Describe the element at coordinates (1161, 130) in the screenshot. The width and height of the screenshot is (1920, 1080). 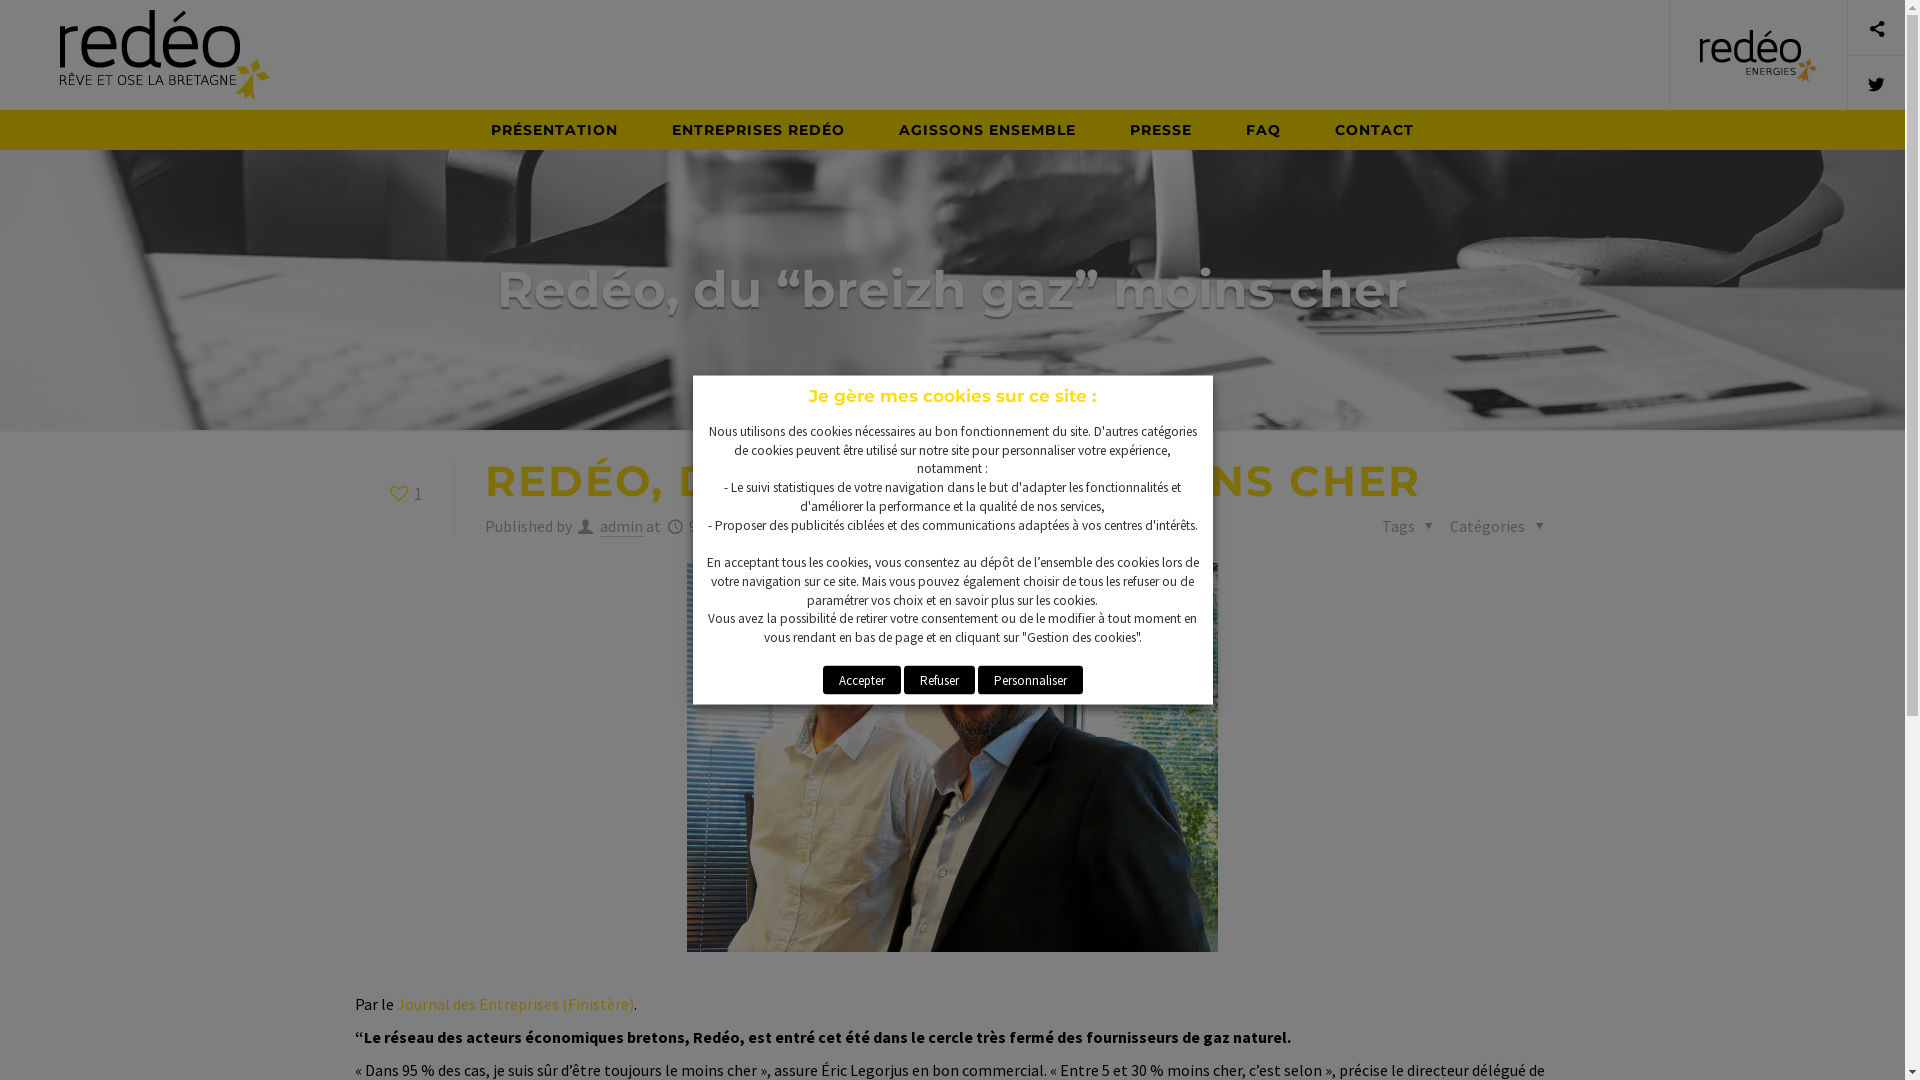
I see `'PRESSE'` at that location.